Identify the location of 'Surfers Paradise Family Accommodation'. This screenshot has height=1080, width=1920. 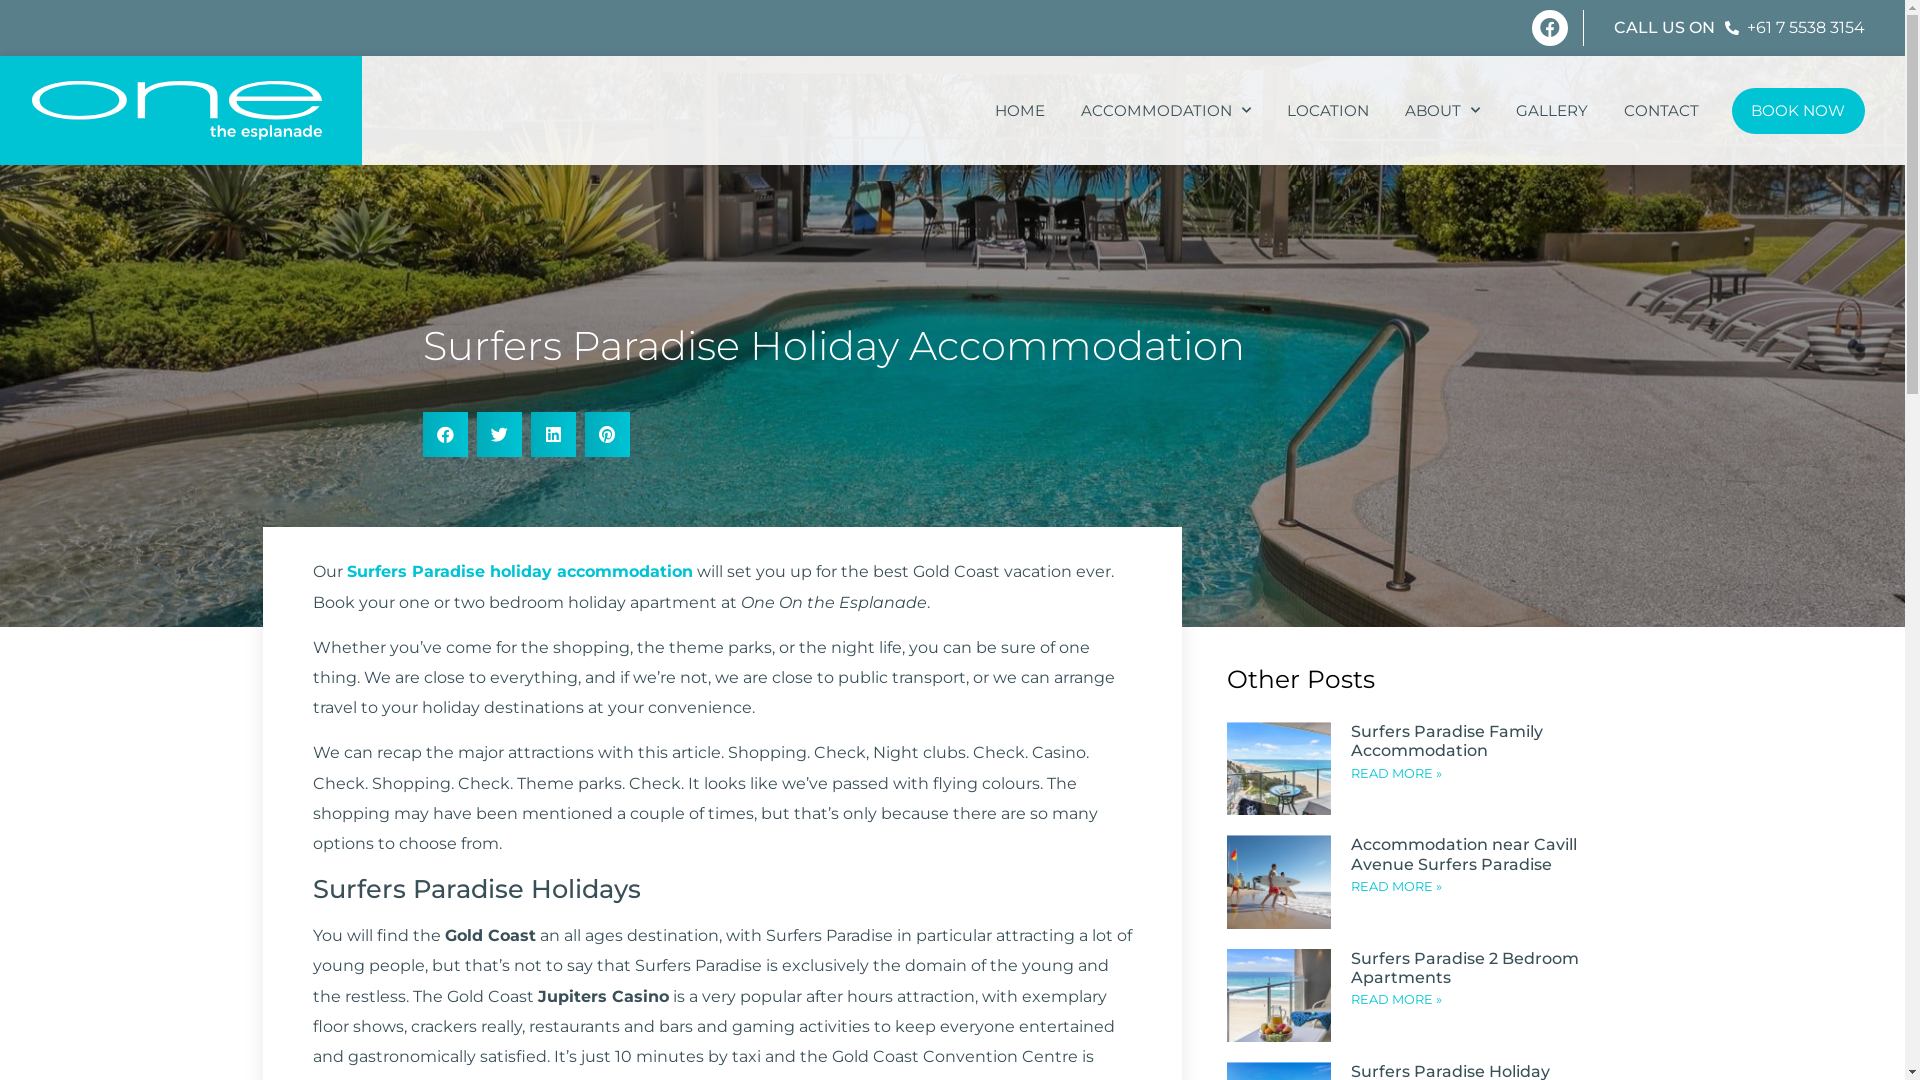
(1446, 740).